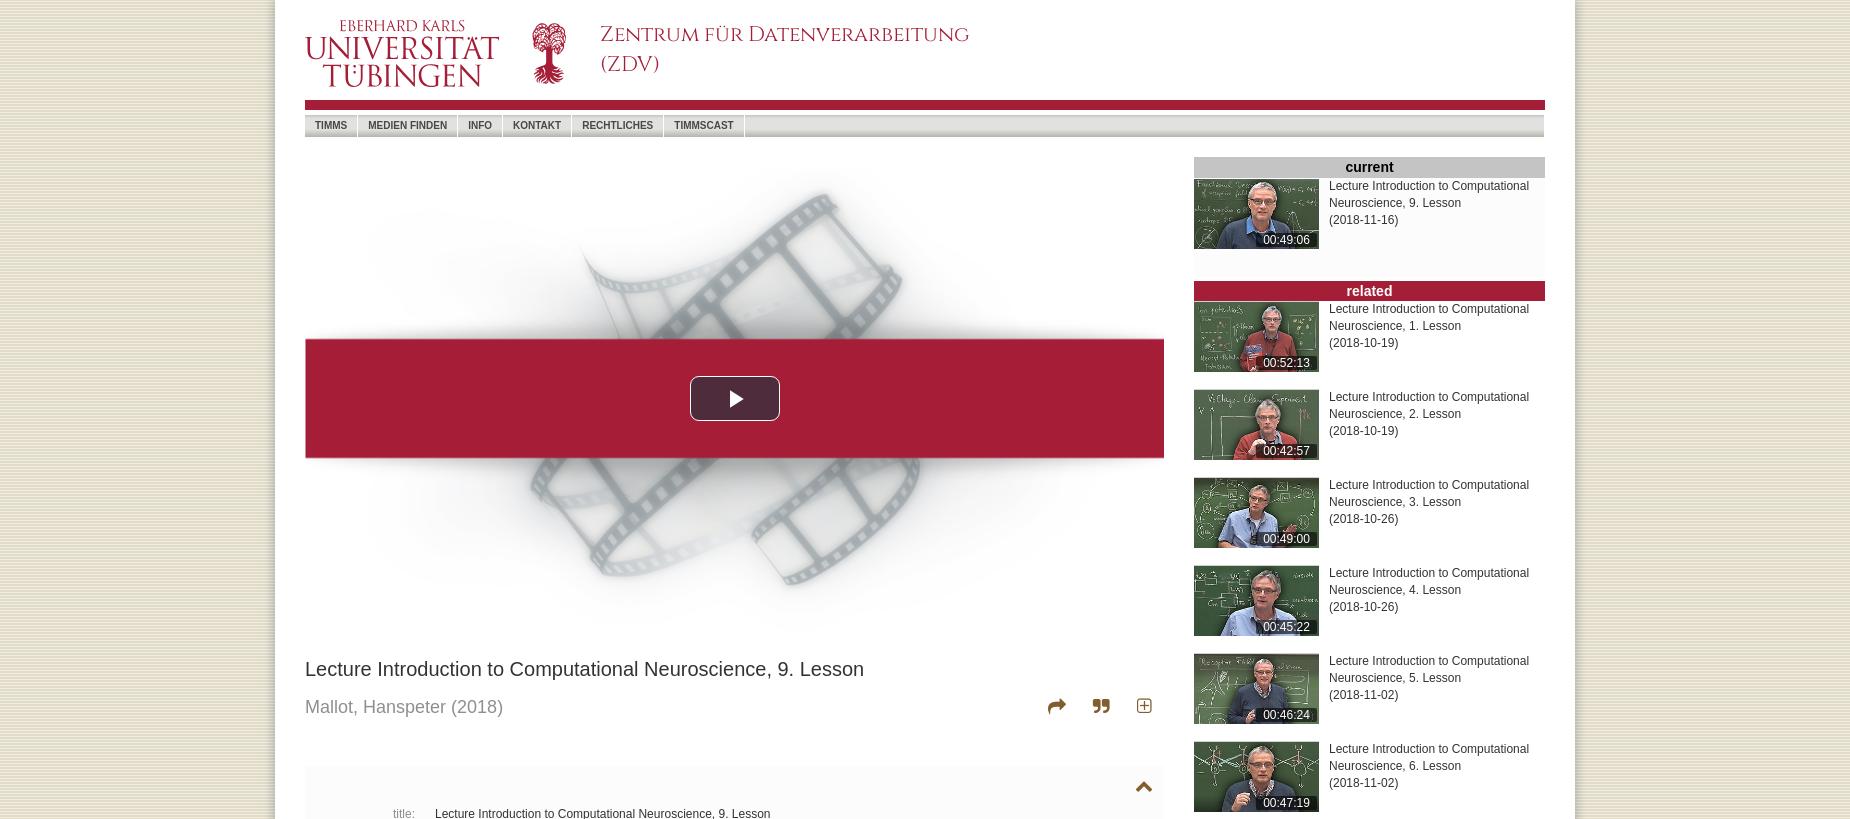  I want to click on 'timms', so click(329, 124).